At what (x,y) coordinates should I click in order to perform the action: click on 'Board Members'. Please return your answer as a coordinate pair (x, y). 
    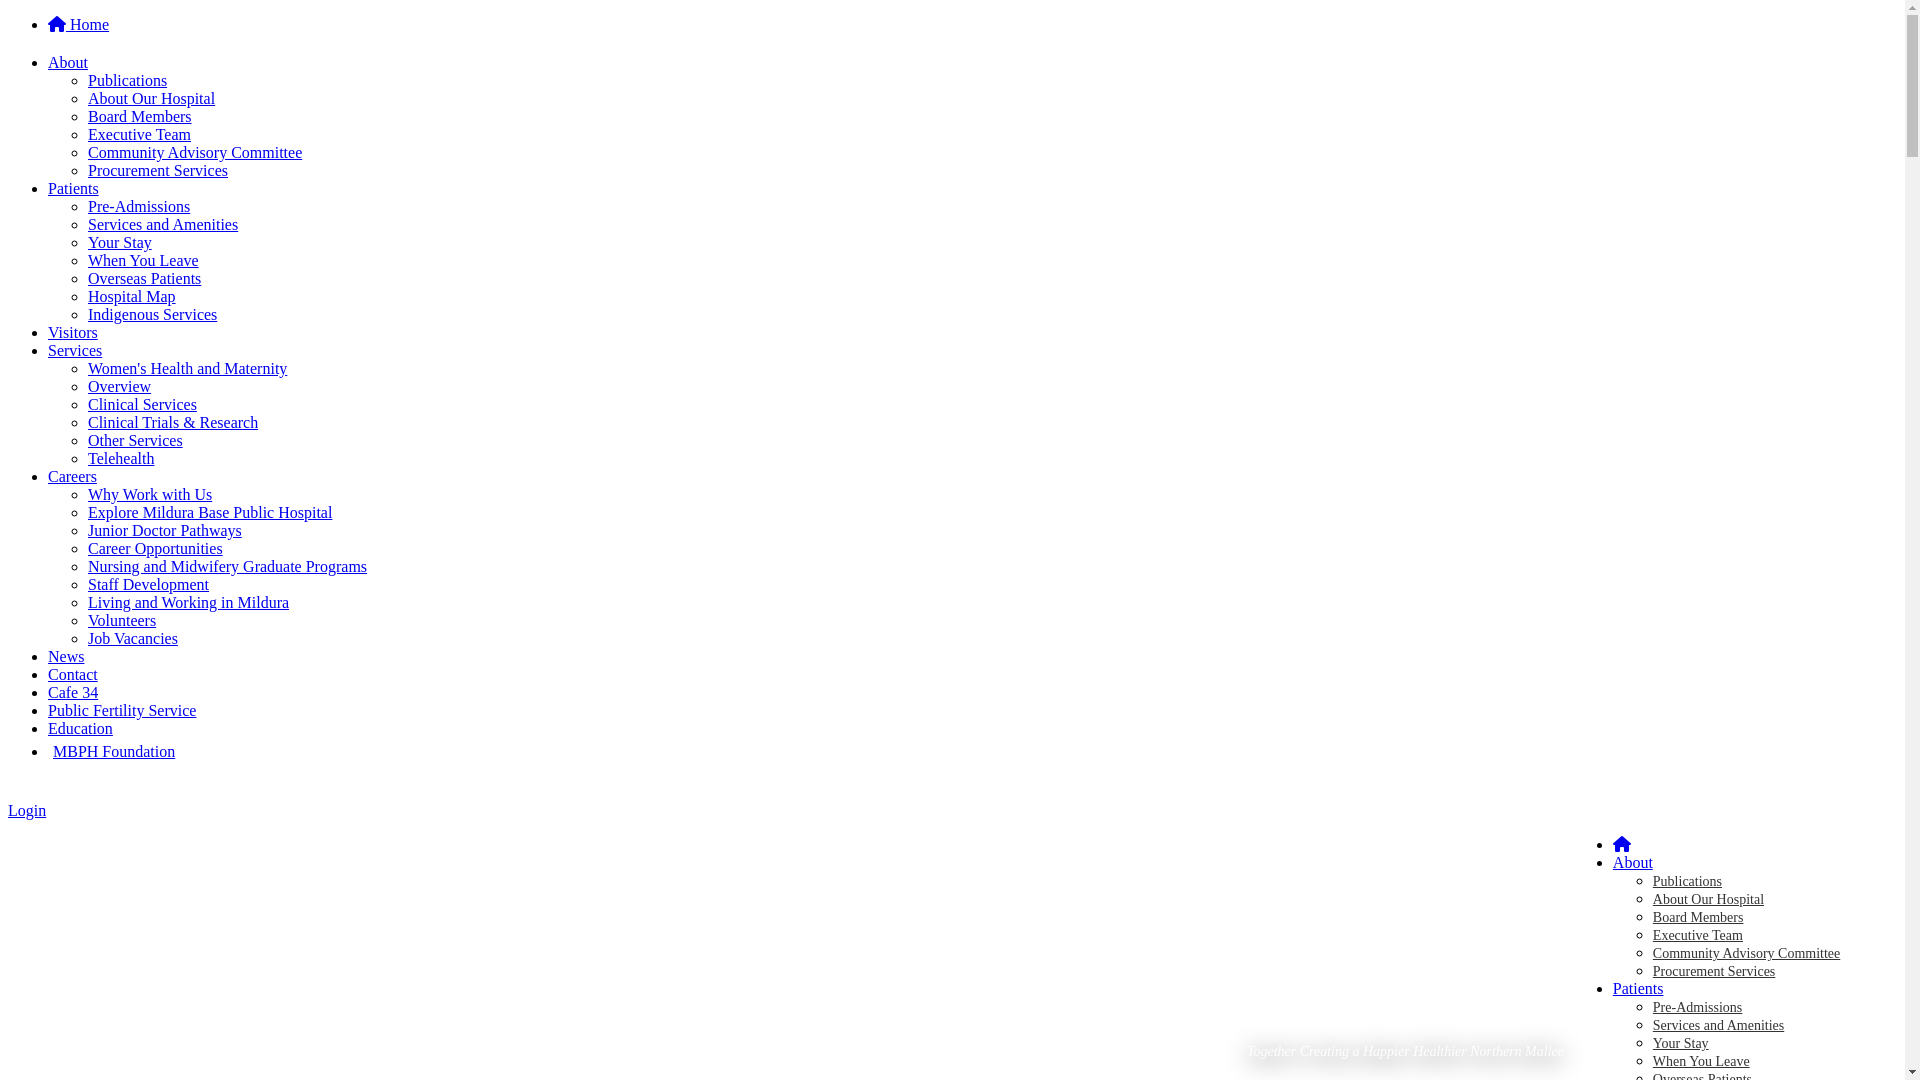
    Looking at the image, I should click on (138, 116).